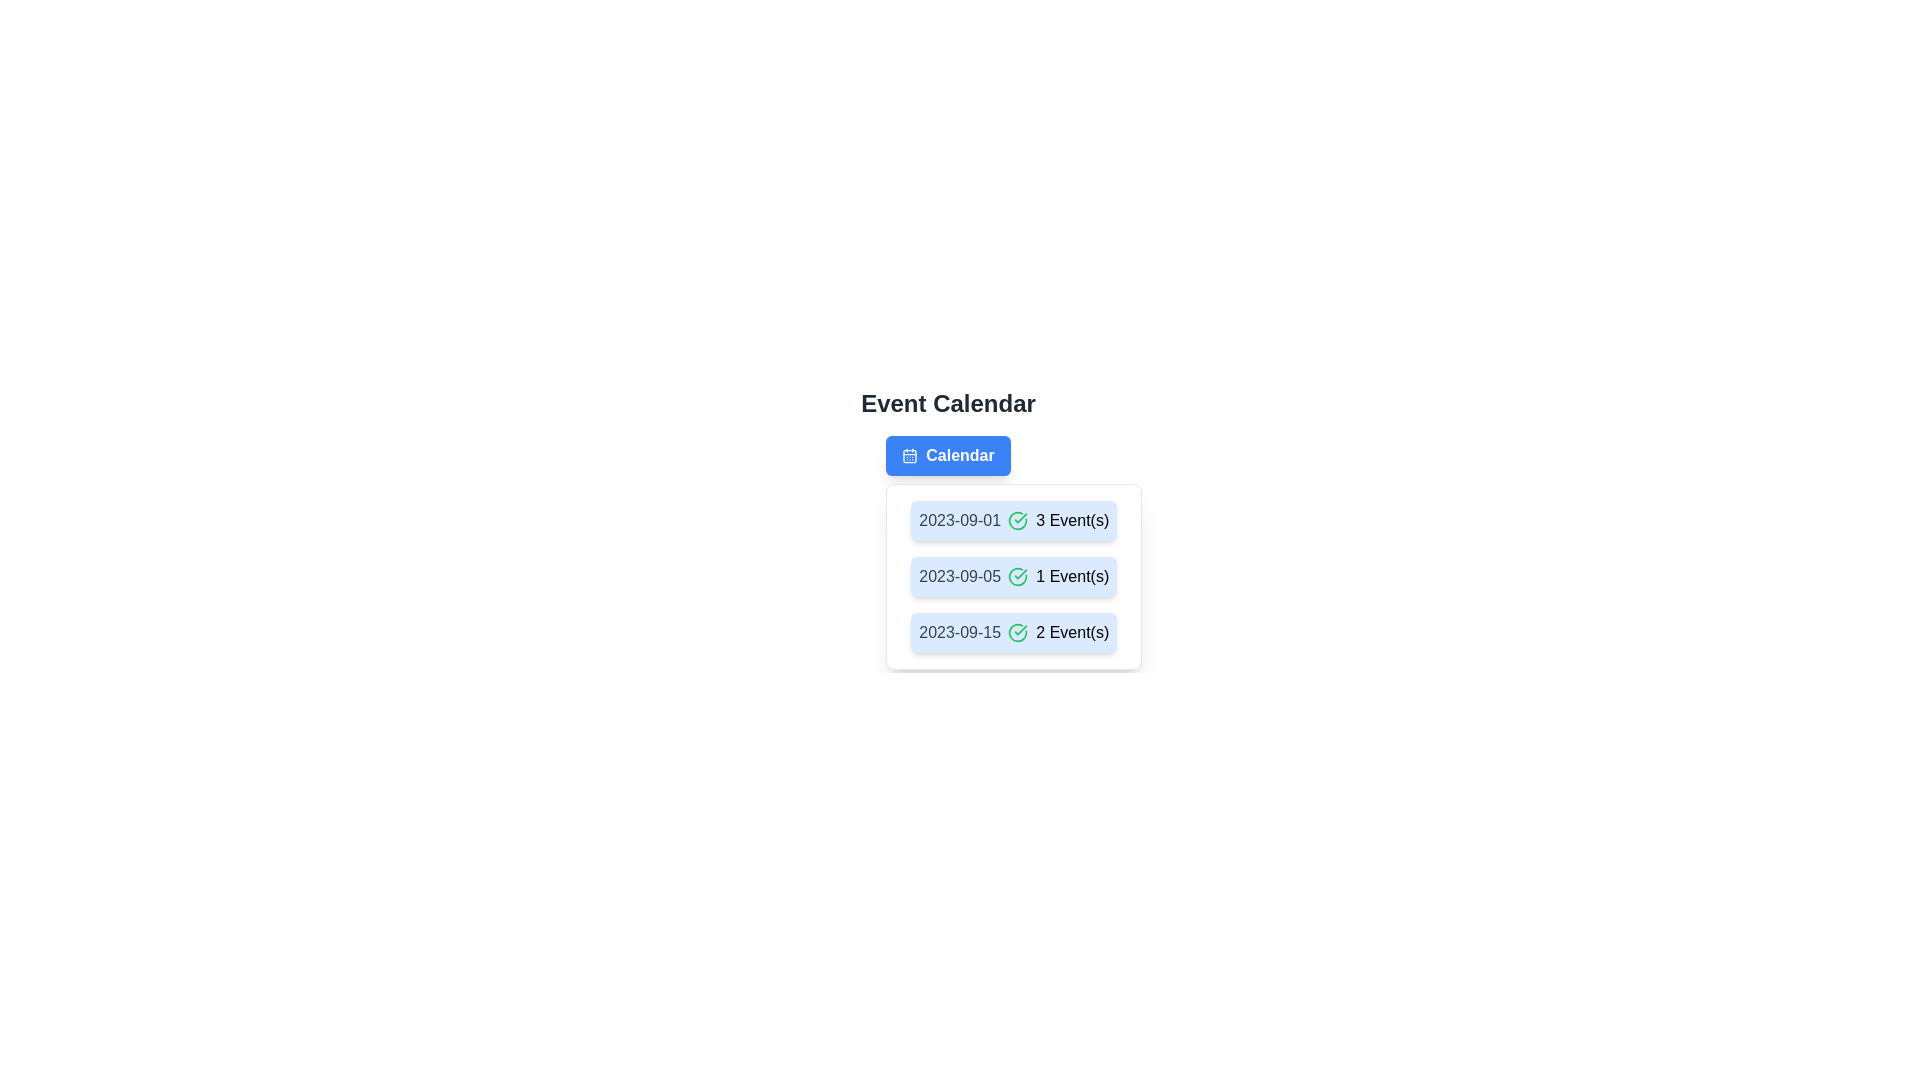 This screenshot has height=1080, width=1920. Describe the element at coordinates (1014, 577) in the screenshot. I see `the List item displaying the date '2023-09-05' with '1 Event(s)' and a green circular check icon, located in the middle of the vertically-stacked list` at that location.